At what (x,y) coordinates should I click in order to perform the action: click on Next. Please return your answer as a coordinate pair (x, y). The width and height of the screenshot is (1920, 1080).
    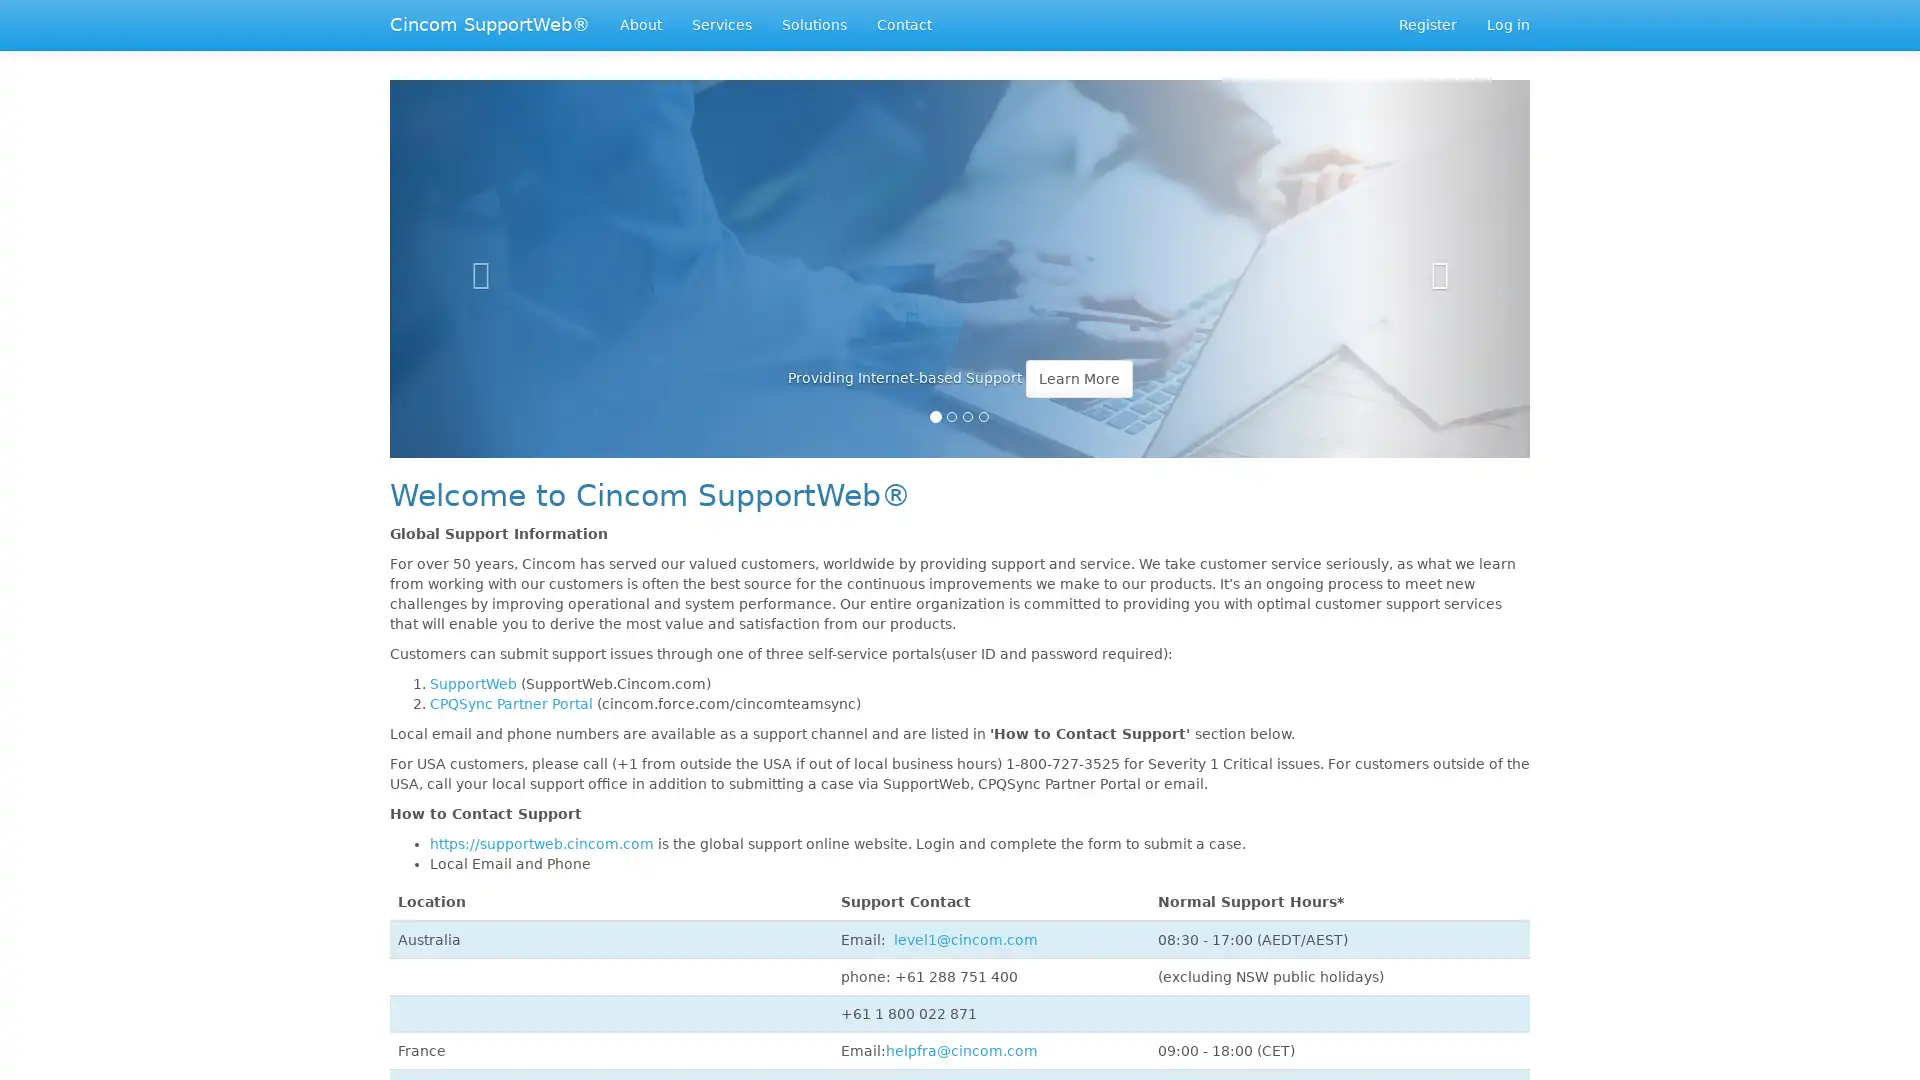
    Looking at the image, I should click on (1444, 253).